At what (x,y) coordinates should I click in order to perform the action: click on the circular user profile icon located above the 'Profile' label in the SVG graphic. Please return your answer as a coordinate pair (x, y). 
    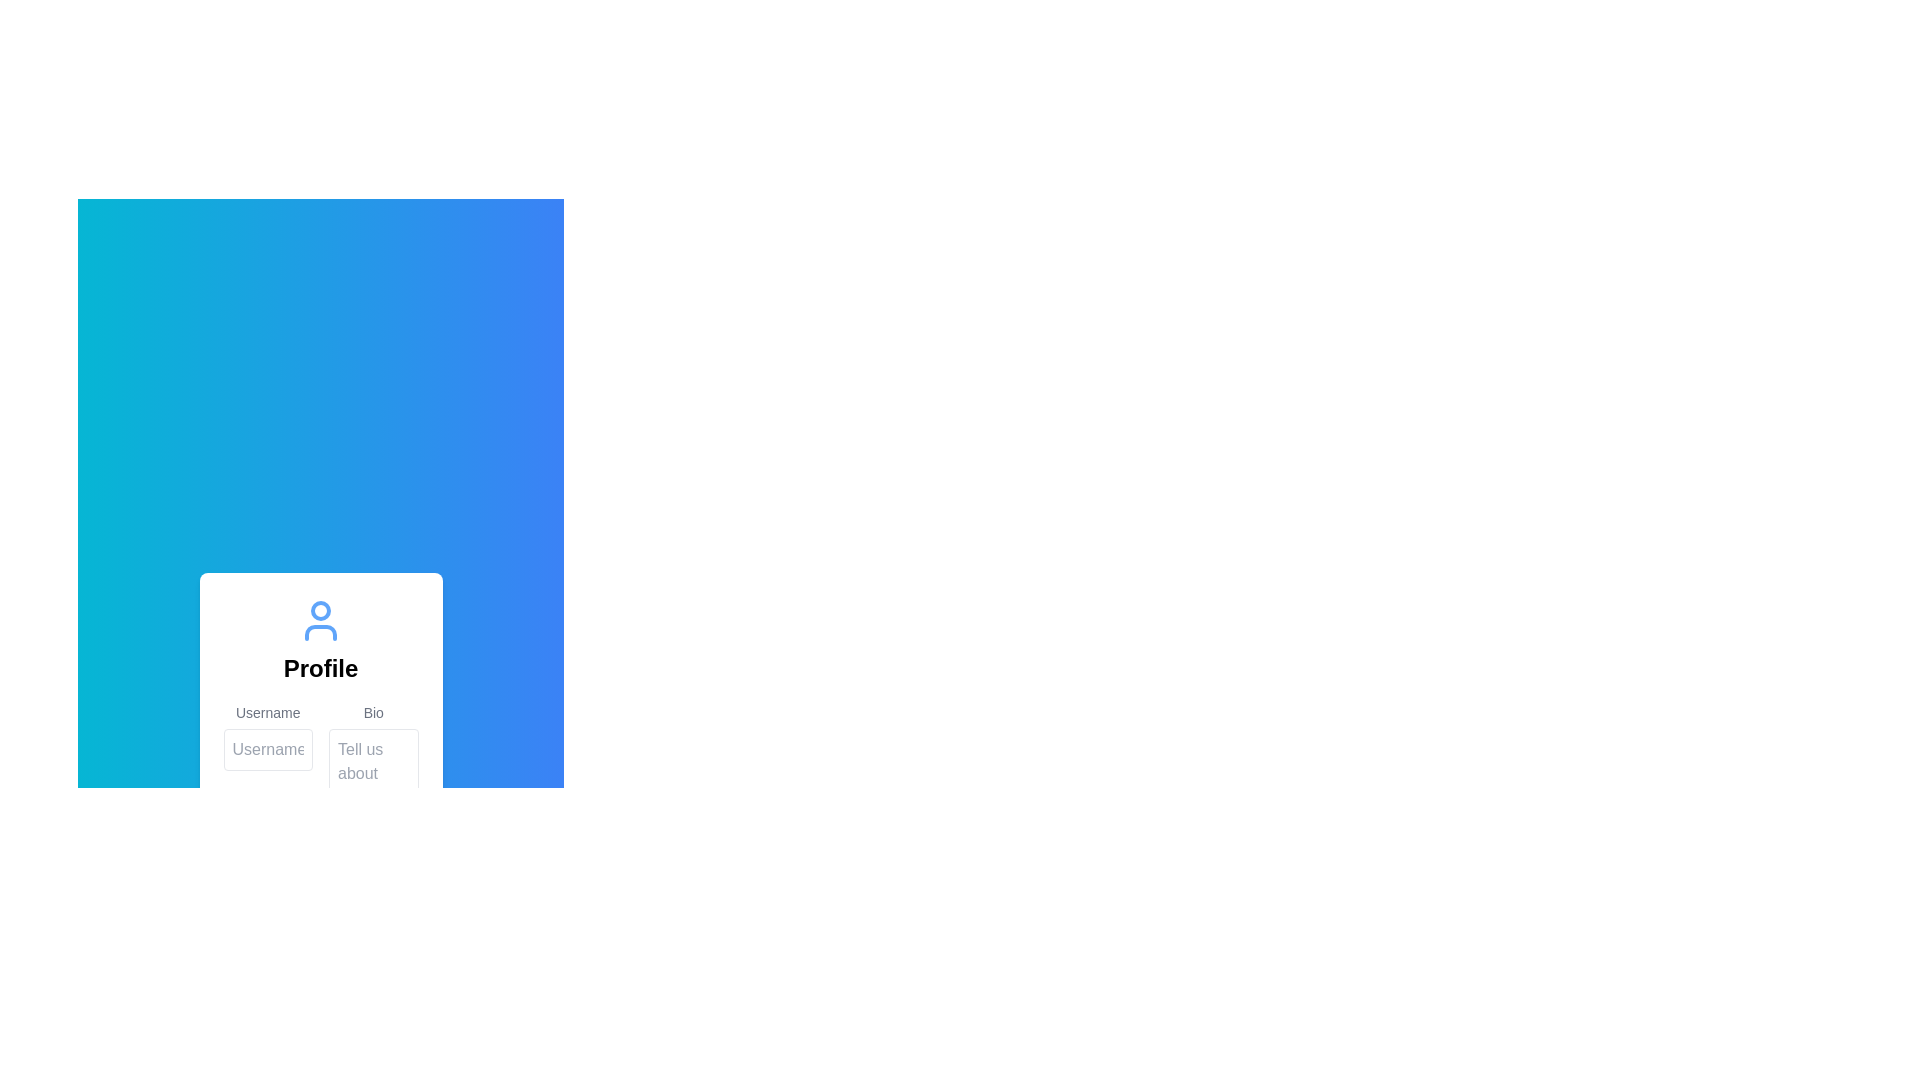
    Looking at the image, I should click on (321, 609).